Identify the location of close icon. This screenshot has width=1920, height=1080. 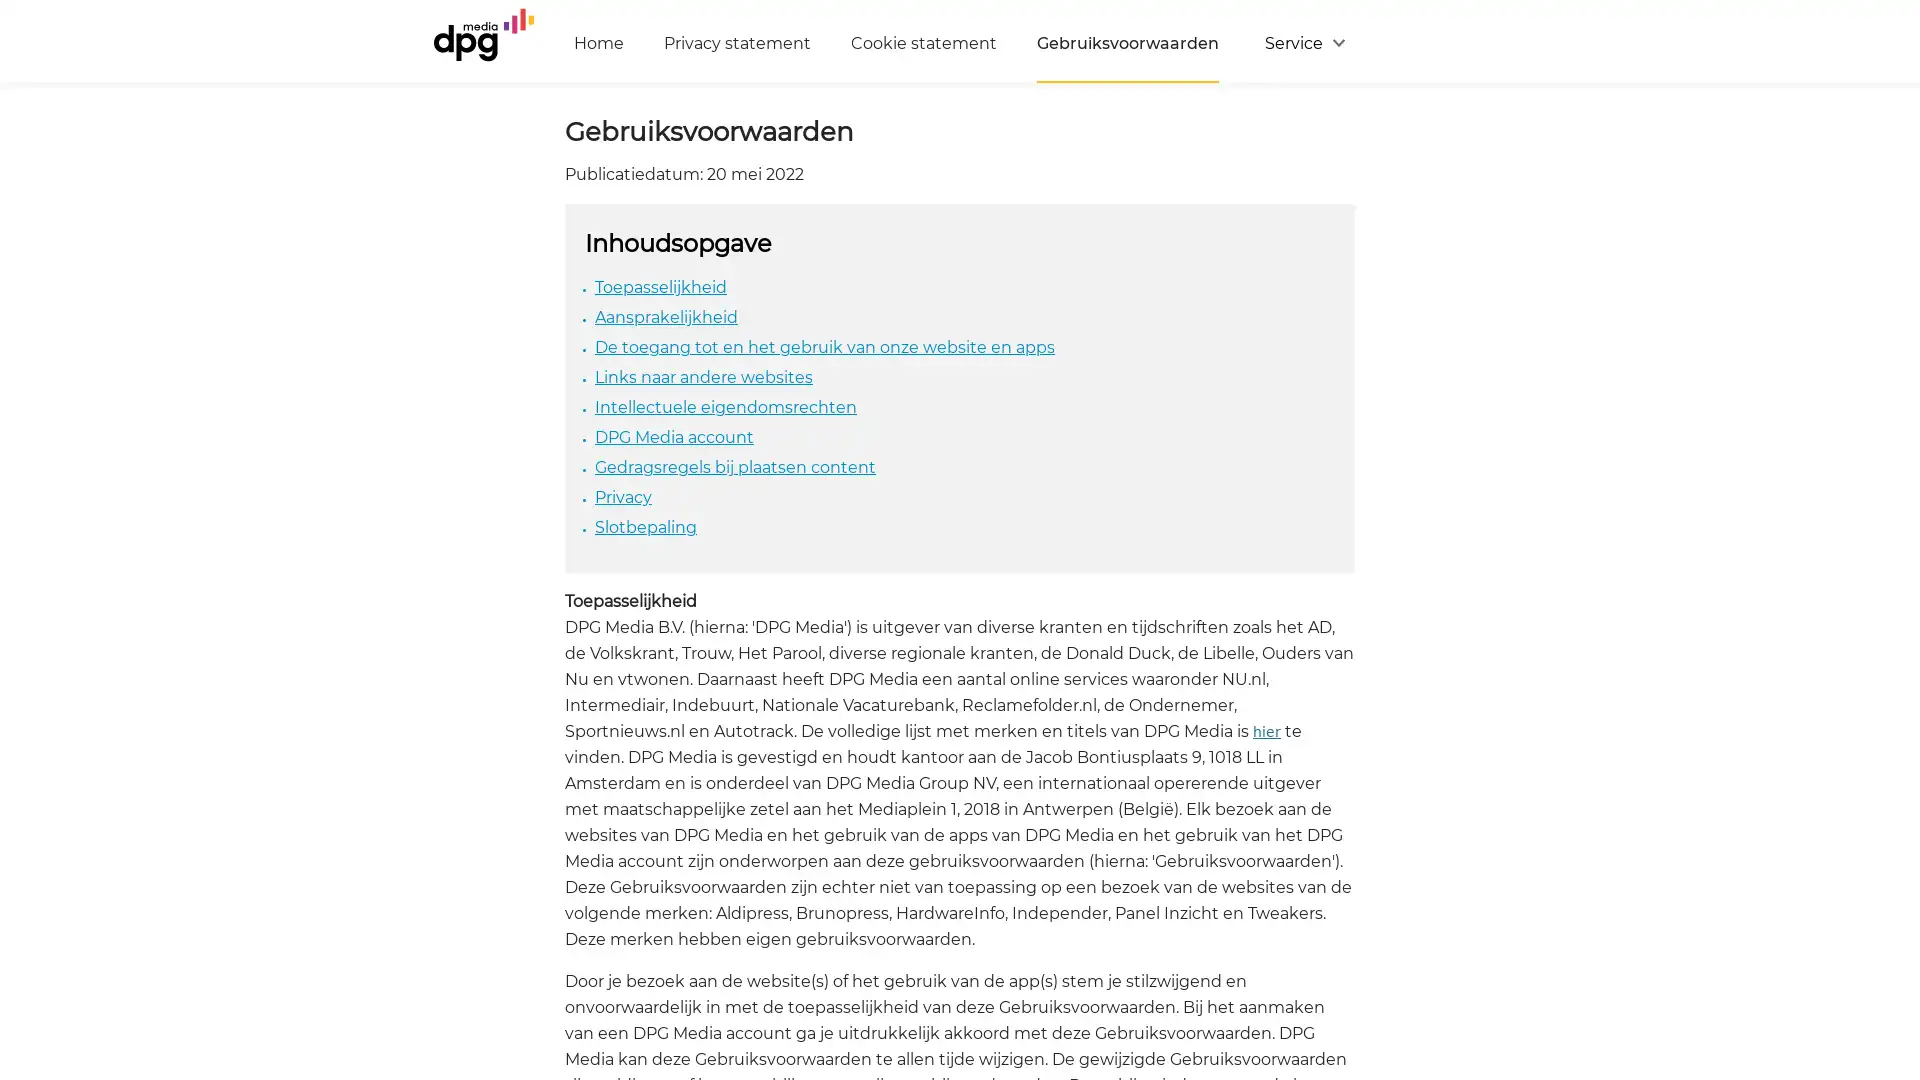
(1894, 834).